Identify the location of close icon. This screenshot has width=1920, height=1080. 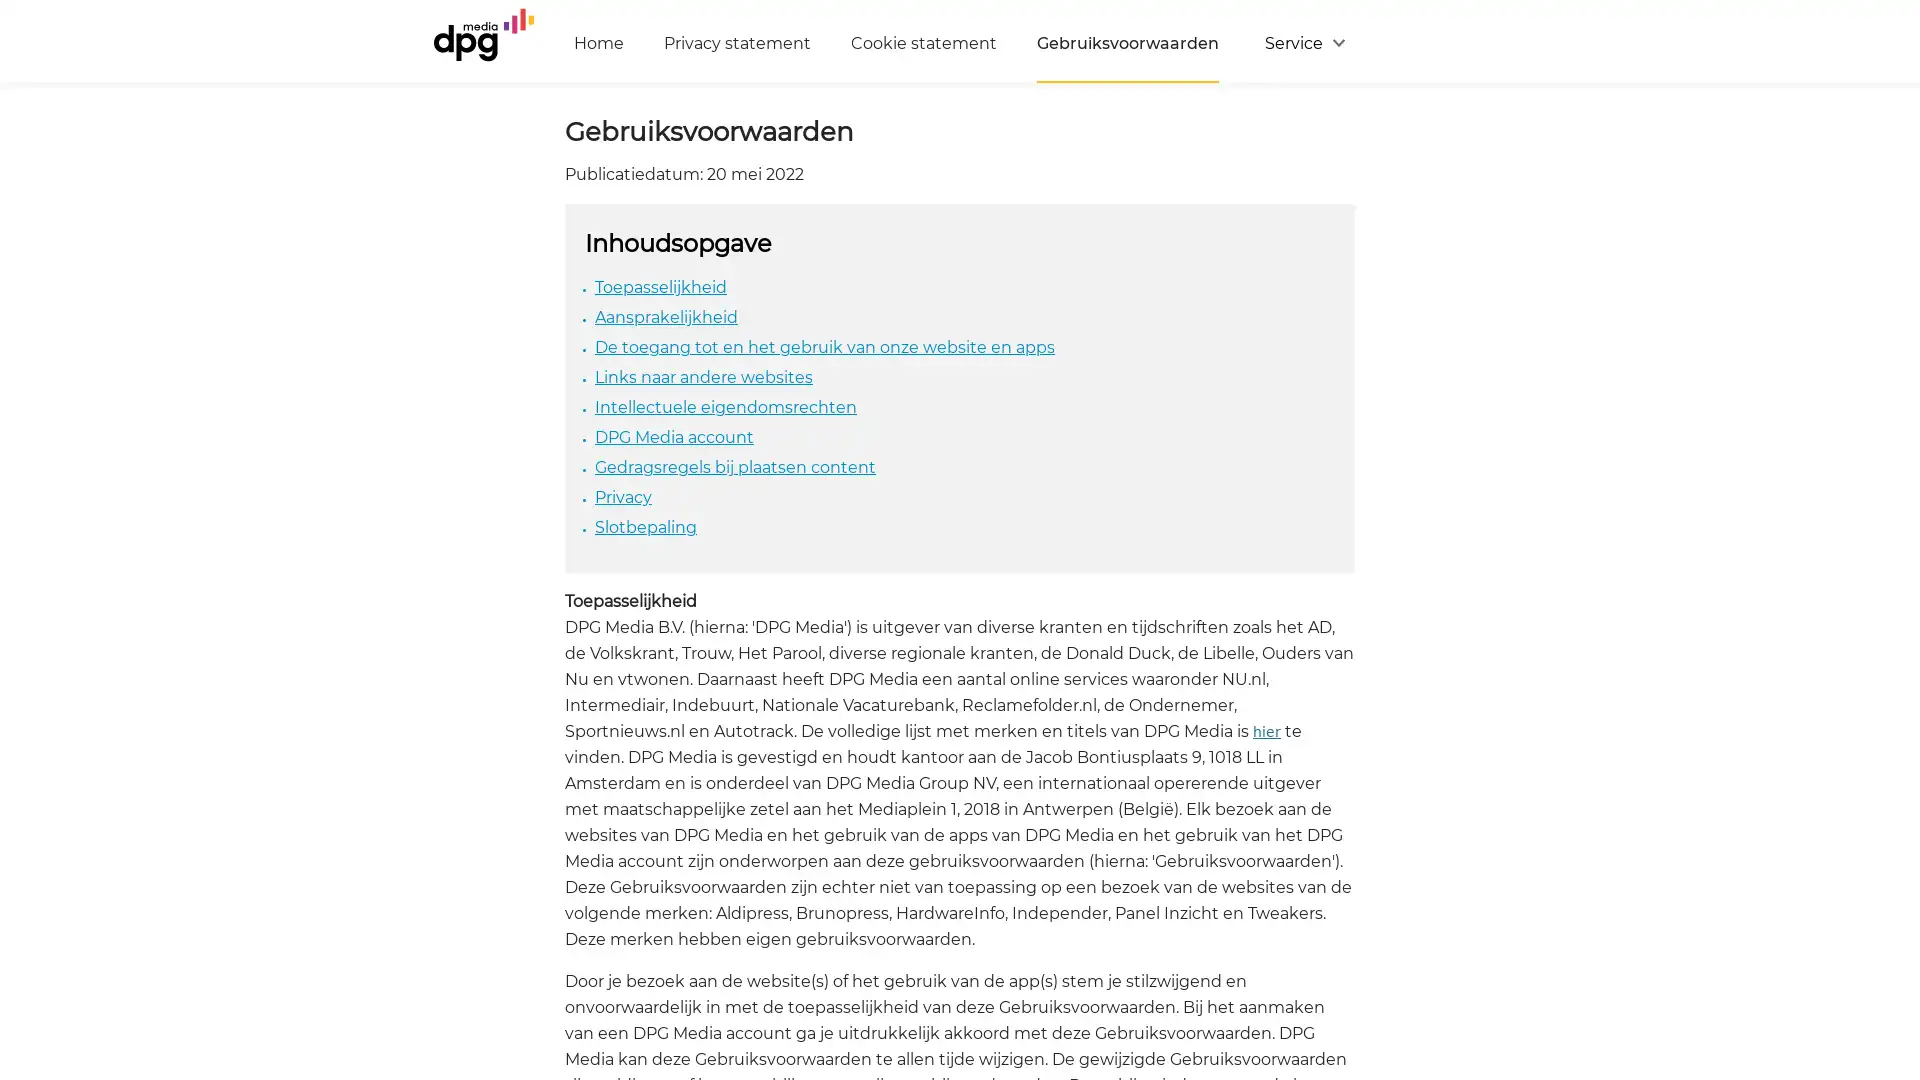
(1894, 834).